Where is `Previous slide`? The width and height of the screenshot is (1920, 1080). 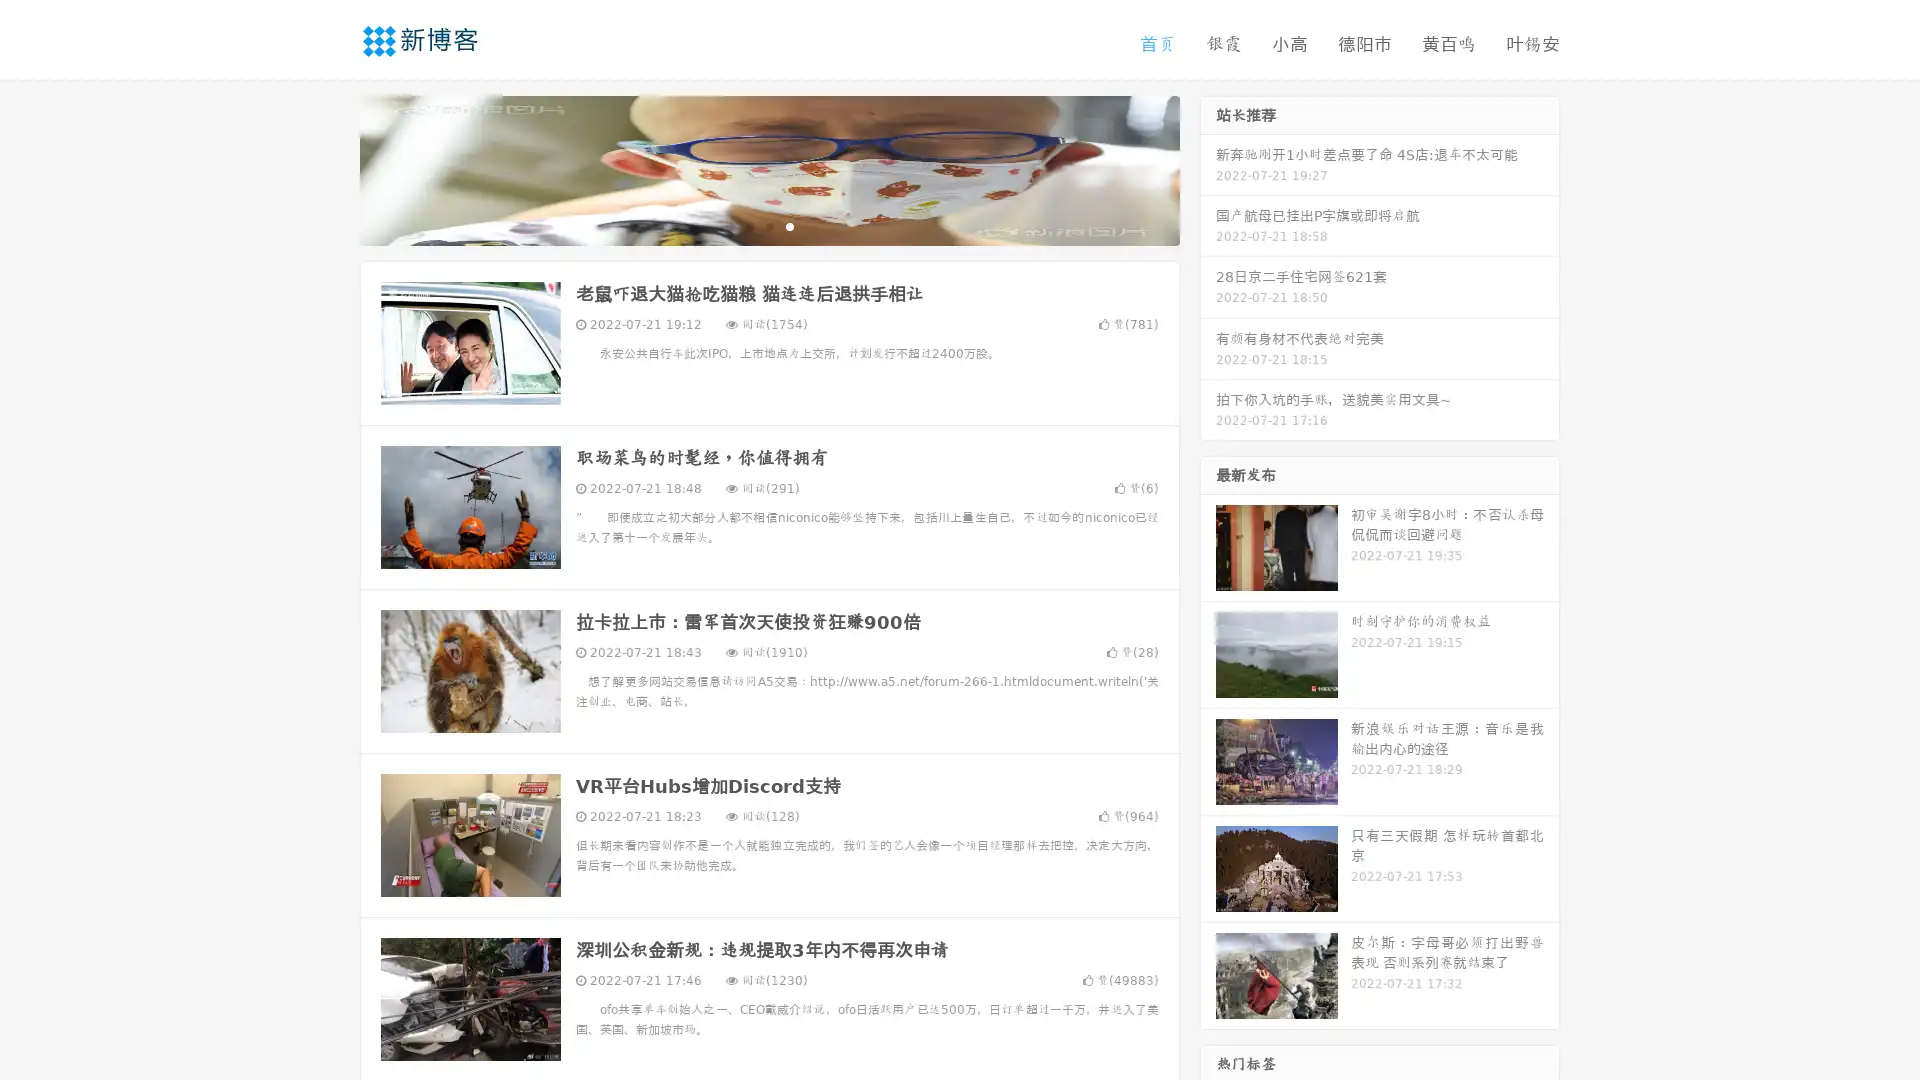 Previous slide is located at coordinates (330, 168).